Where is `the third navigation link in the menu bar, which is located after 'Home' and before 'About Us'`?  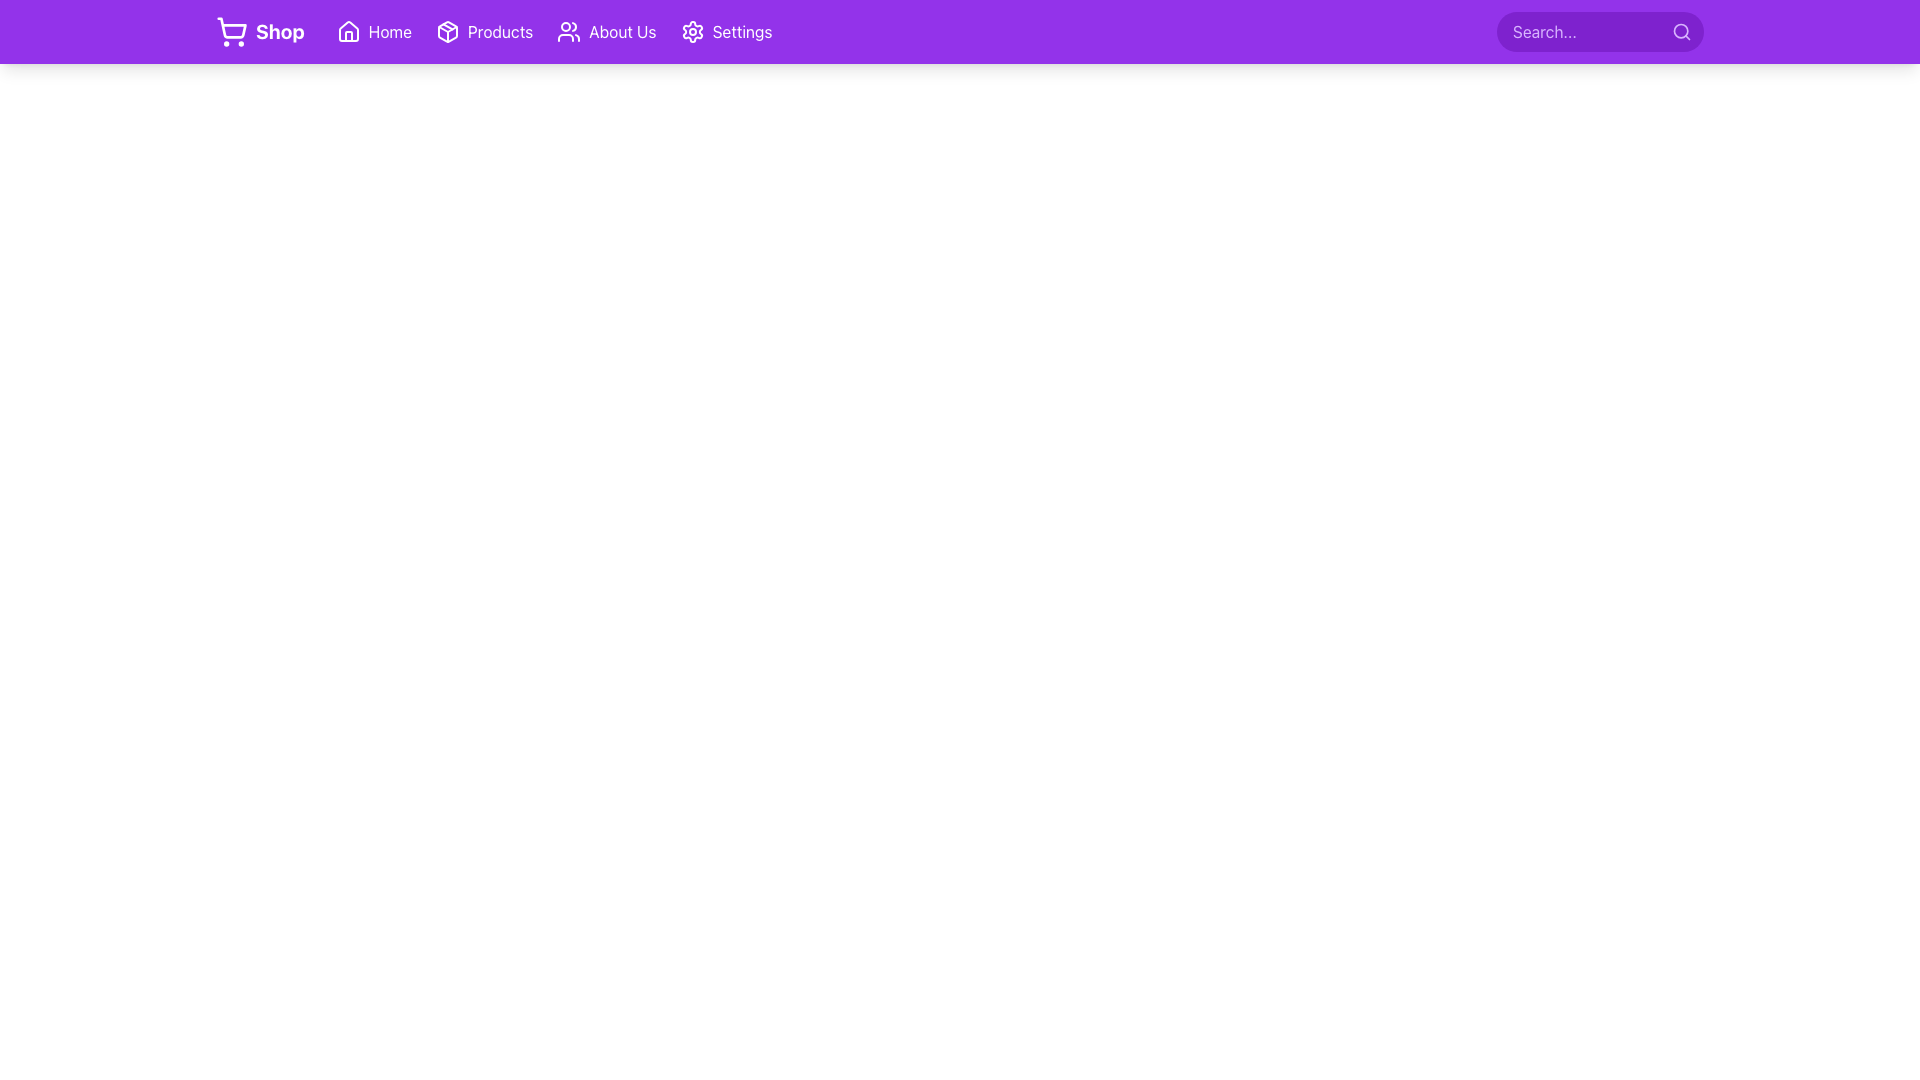
the third navigation link in the menu bar, which is located after 'Home' and before 'About Us' is located at coordinates (494, 31).